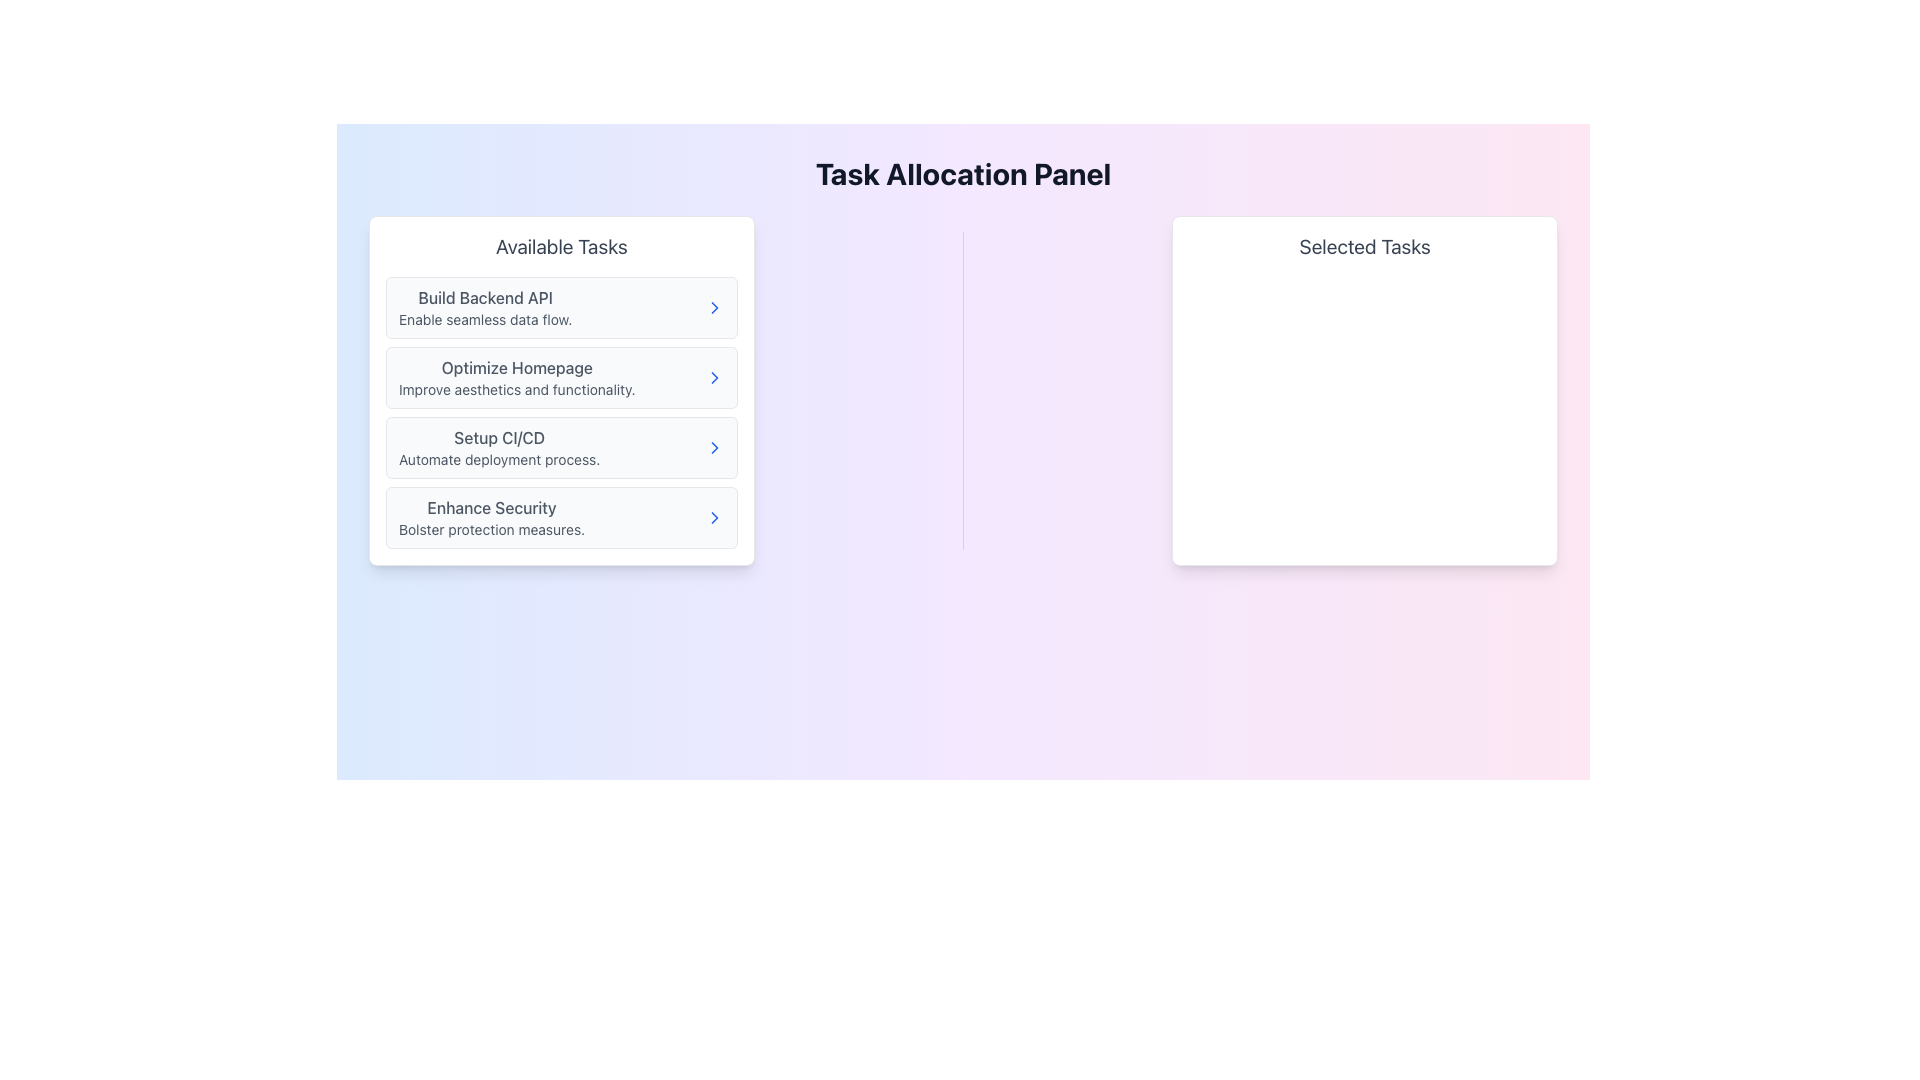 The height and width of the screenshot is (1080, 1920). I want to click on the right arrow icon located next to the 'Enhance Security' task in the 'Available Tasks' panel to trigger a tooltip or highlight effect, so click(714, 516).